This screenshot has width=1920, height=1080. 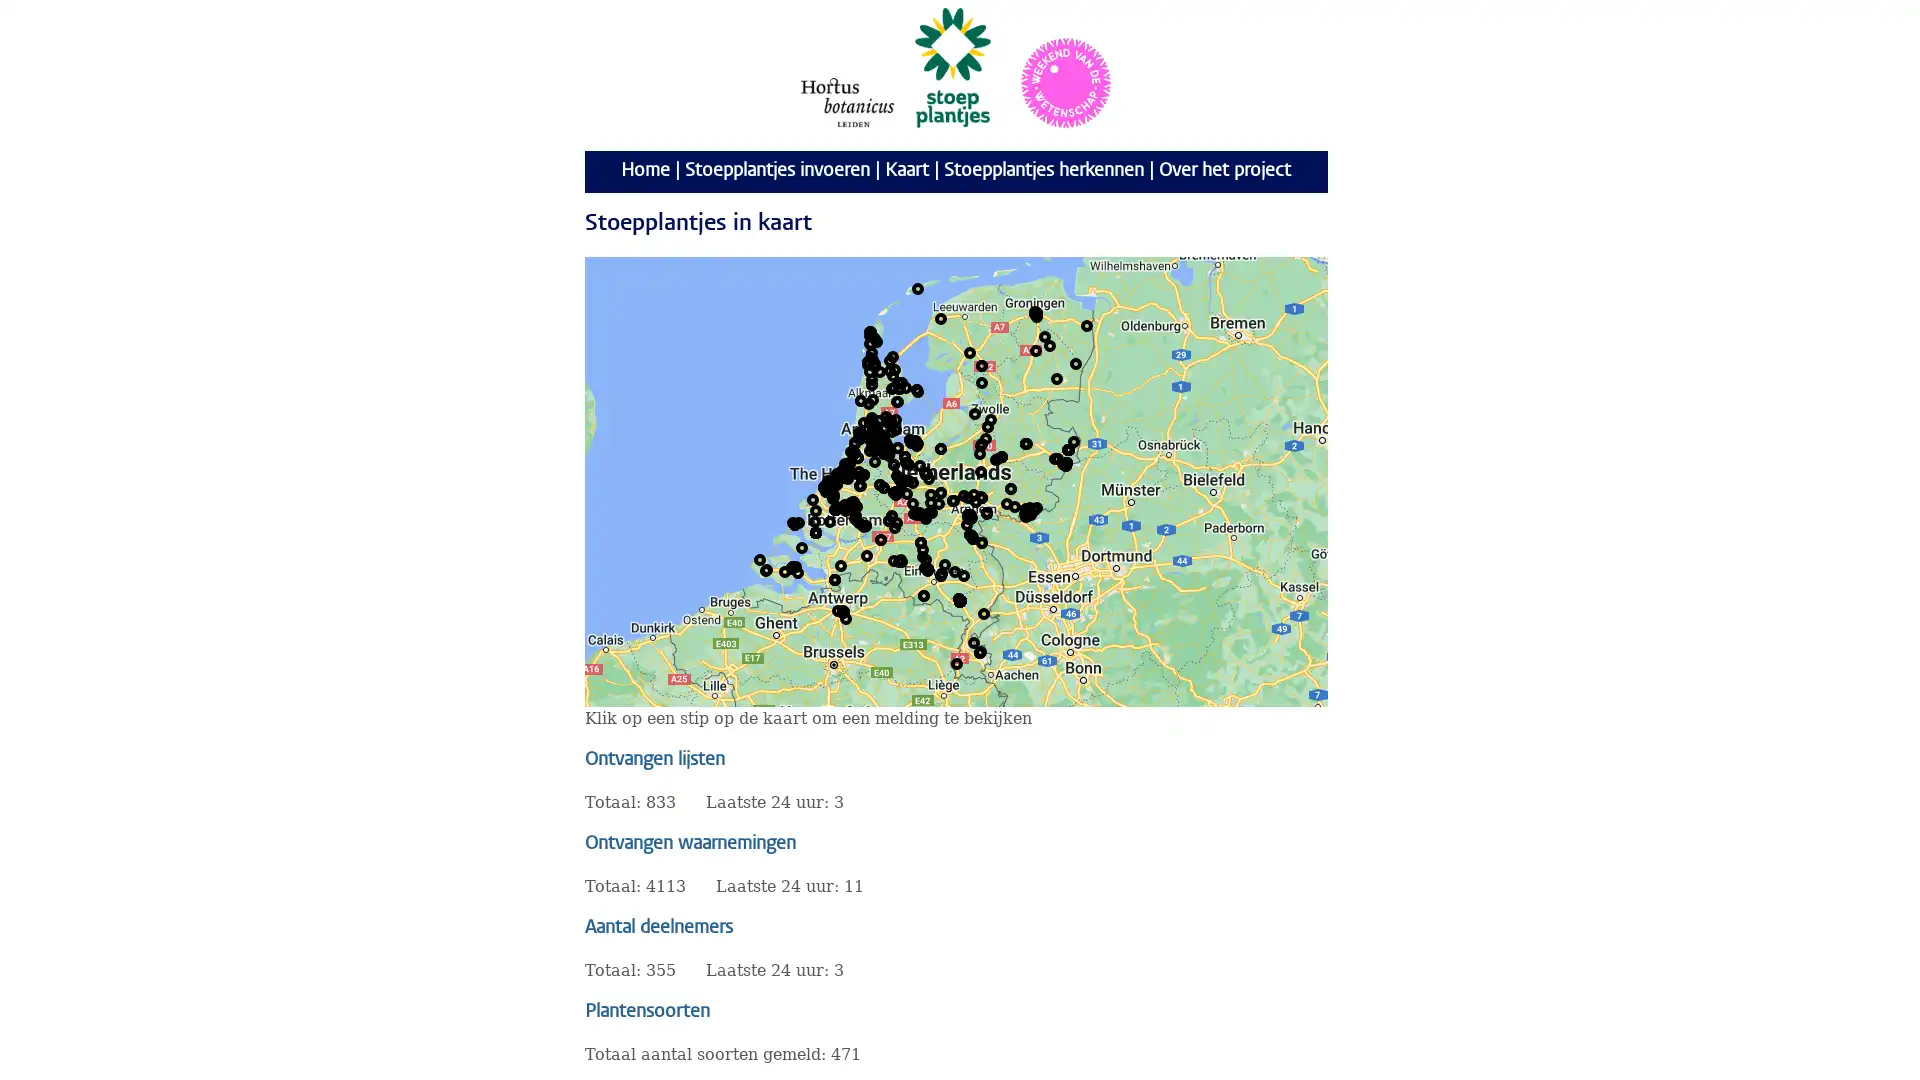 I want to click on Telling van Marcel Meijer Hof op 28 januari 2022, so click(x=1064, y=463).